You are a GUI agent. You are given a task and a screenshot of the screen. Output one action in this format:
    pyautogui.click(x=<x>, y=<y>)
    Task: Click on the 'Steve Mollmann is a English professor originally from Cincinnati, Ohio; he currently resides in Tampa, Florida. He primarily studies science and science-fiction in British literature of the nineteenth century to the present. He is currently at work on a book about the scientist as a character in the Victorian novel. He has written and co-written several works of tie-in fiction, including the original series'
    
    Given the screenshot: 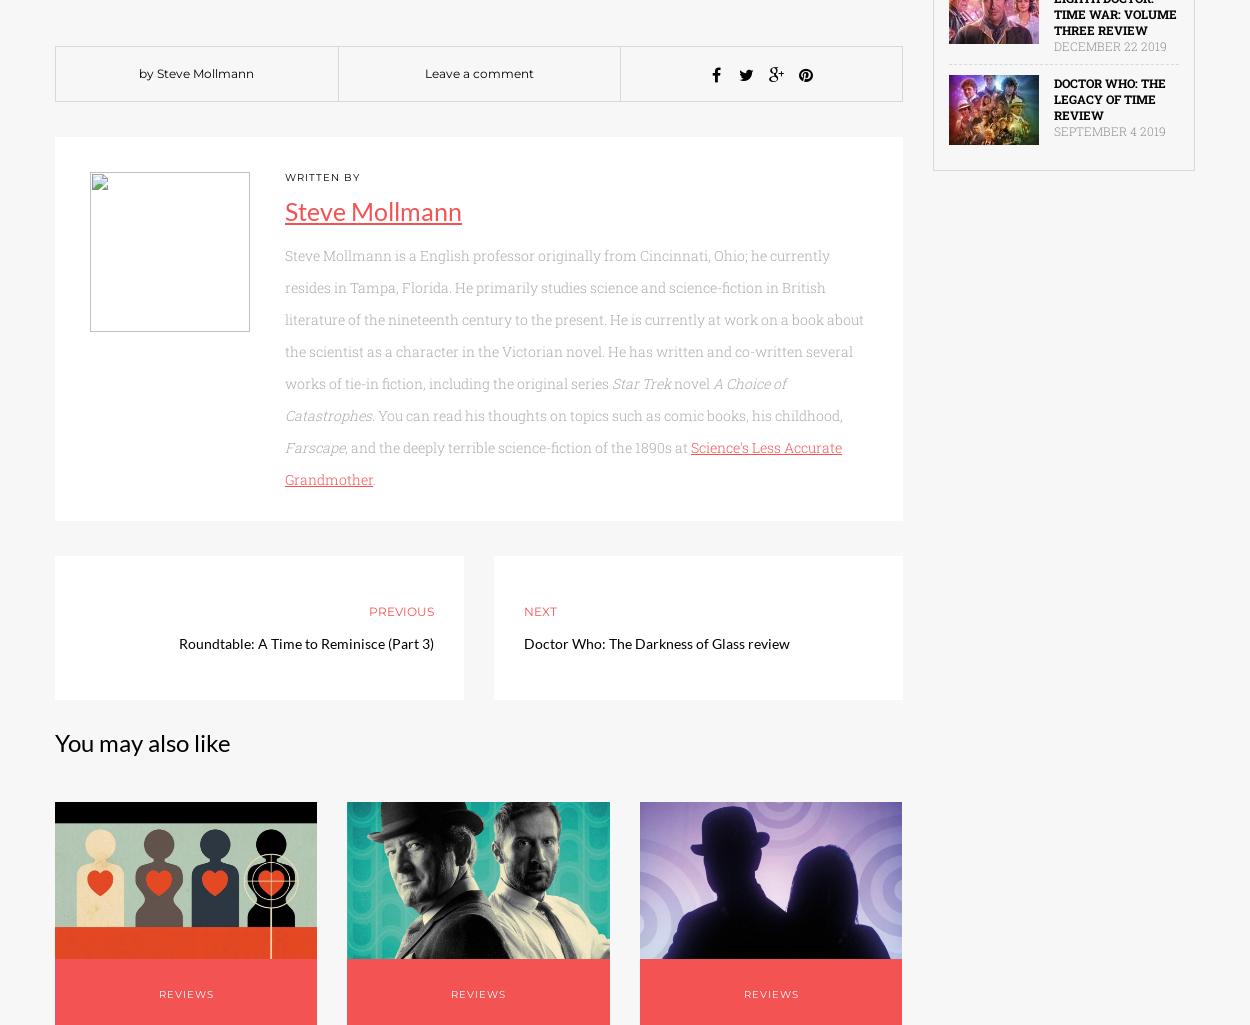 What is the action you would take?
    pyautogui.click(x=285, y=319)
    